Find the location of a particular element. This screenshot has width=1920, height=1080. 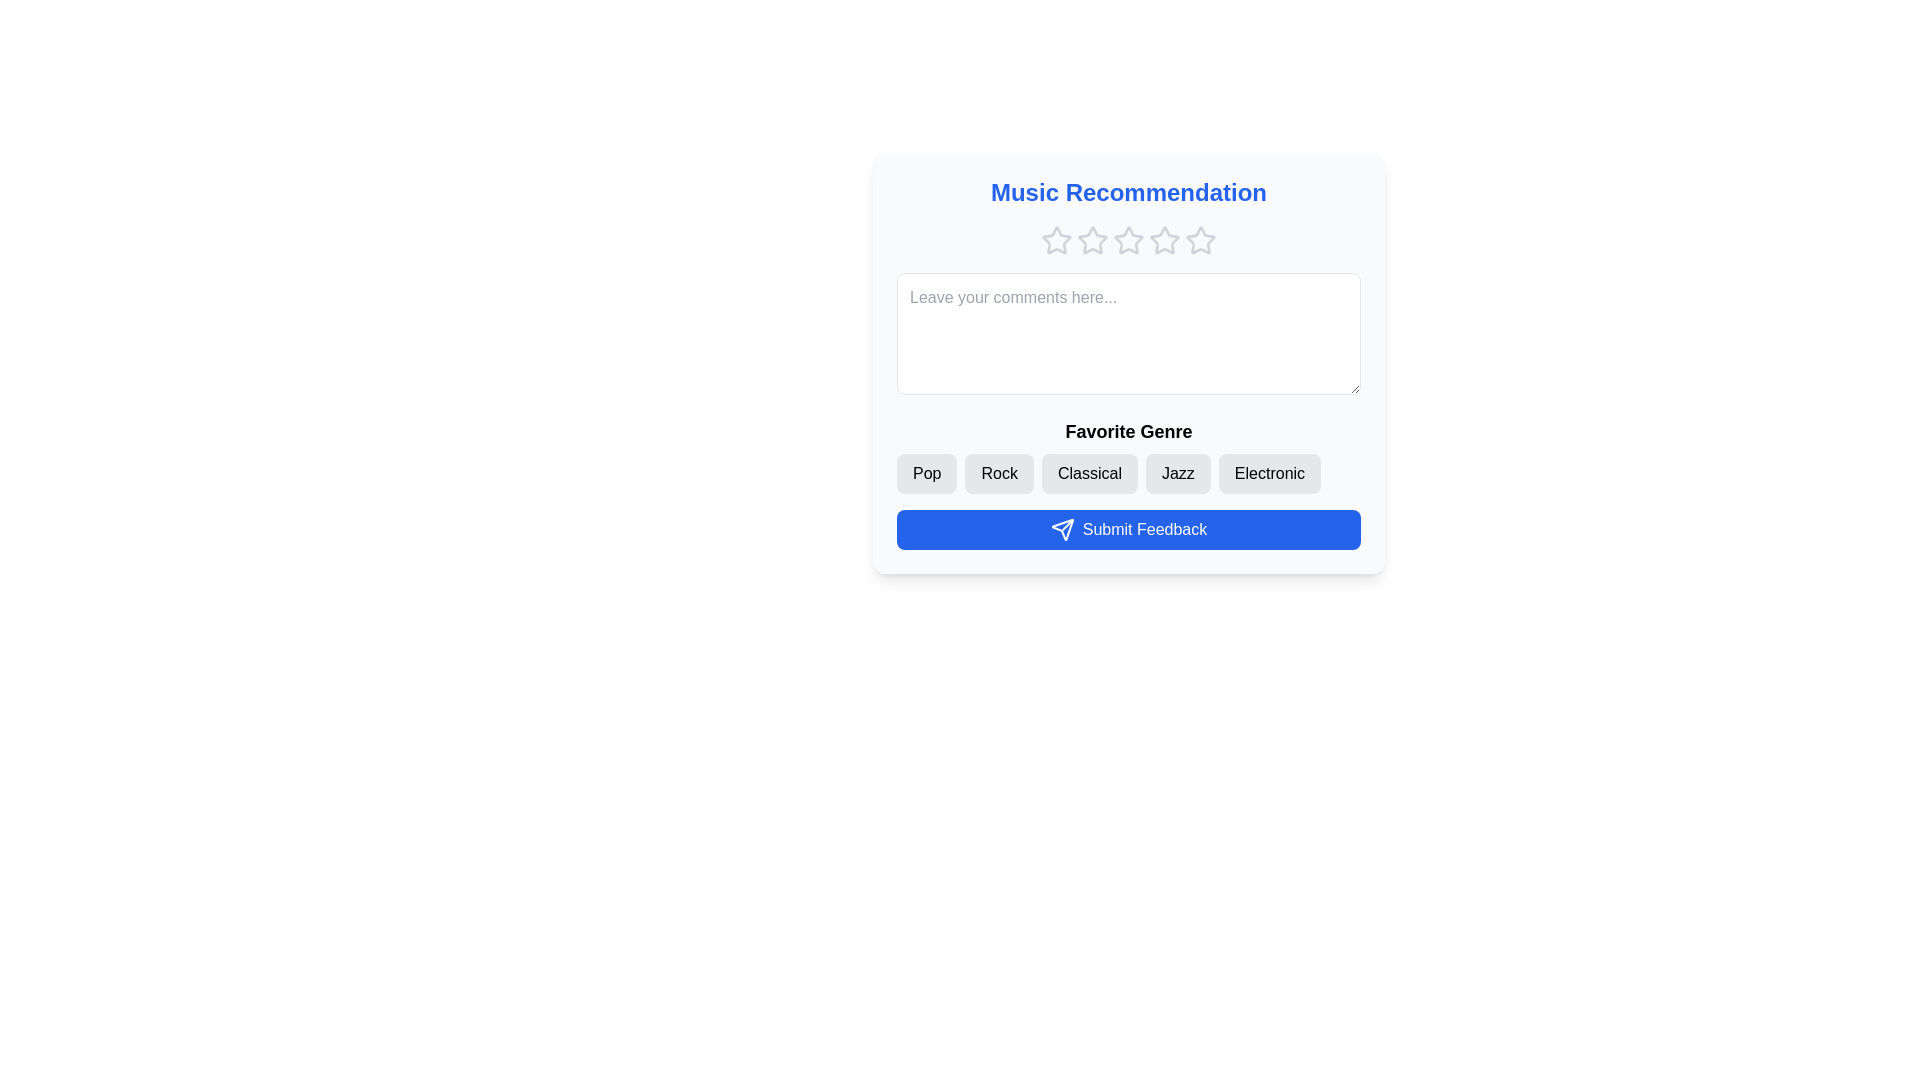

the 'Electronic' genre button, which is the fifth button in the horizontal list of genre buttons located at the bottom center of the application interface is located at coordinates (1268, 474).